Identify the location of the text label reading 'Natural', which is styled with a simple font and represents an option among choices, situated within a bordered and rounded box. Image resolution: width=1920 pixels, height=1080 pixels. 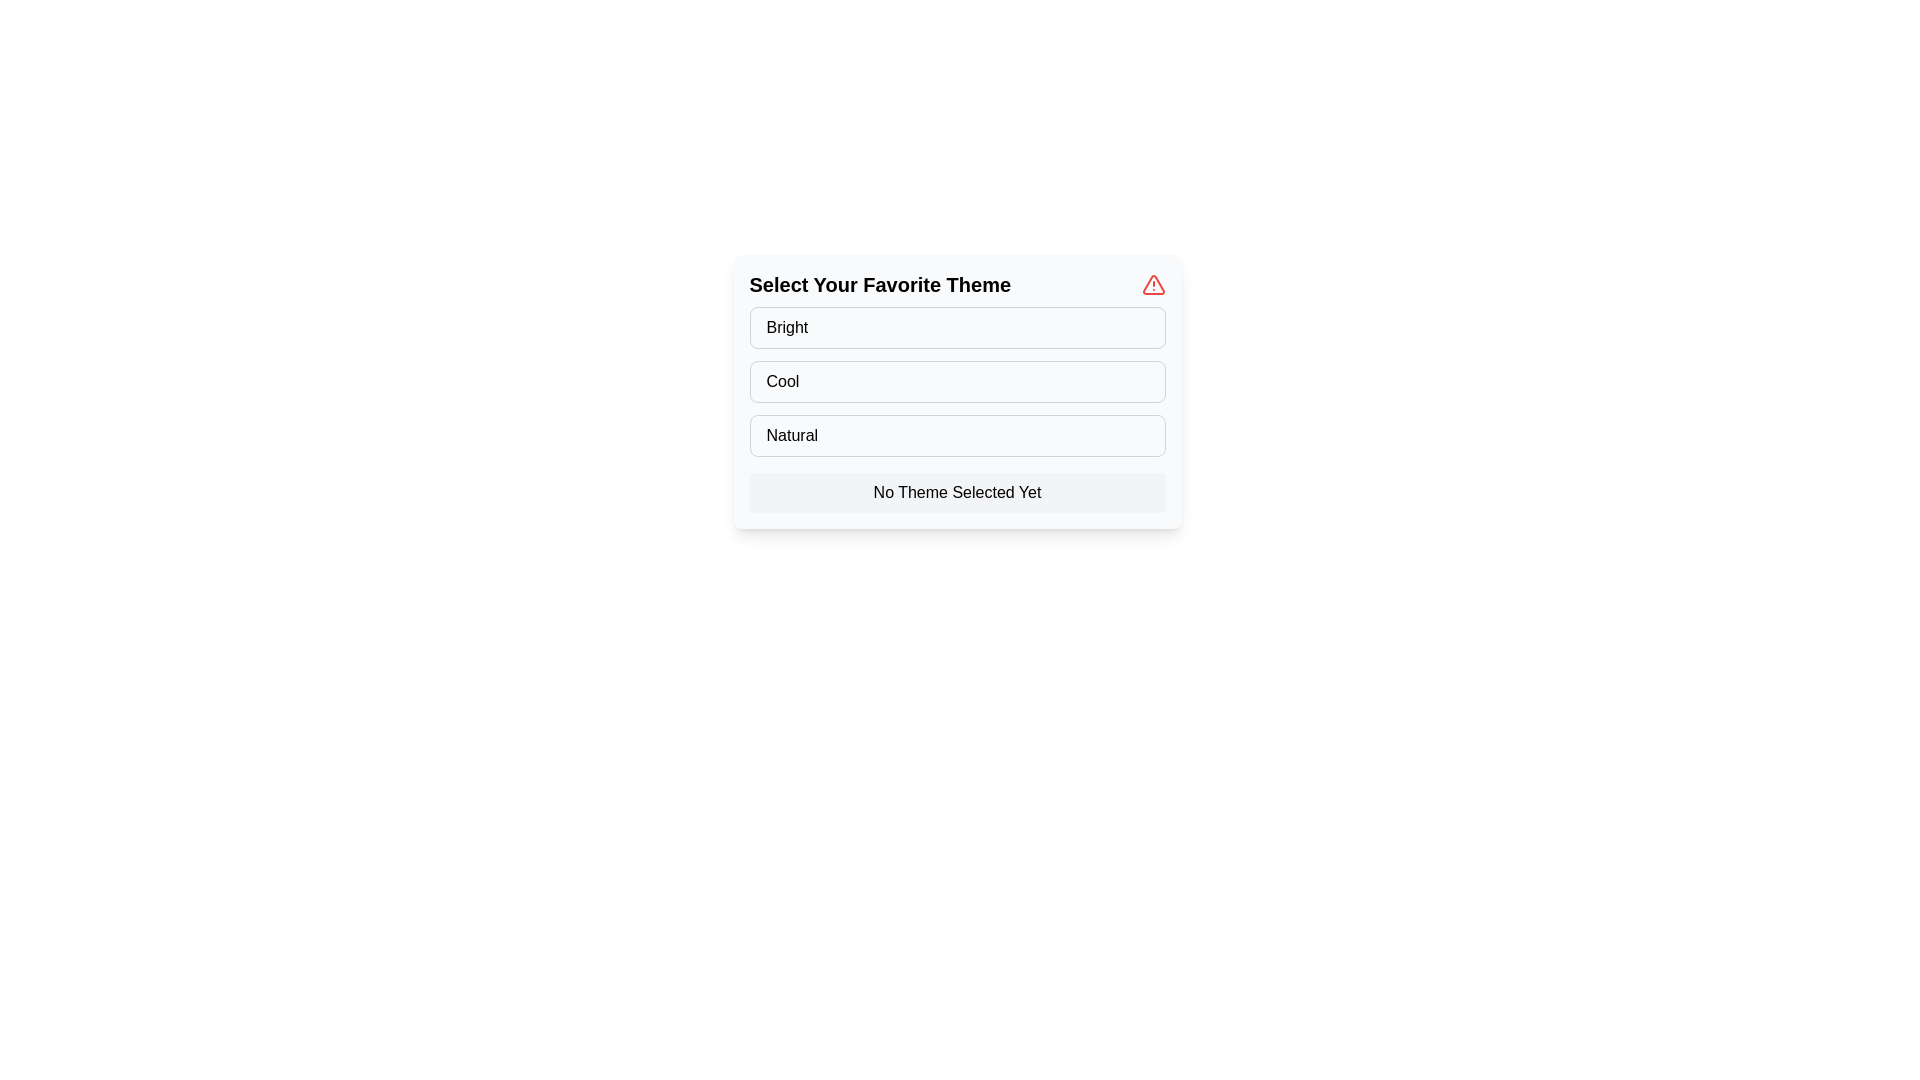
(791, 434).